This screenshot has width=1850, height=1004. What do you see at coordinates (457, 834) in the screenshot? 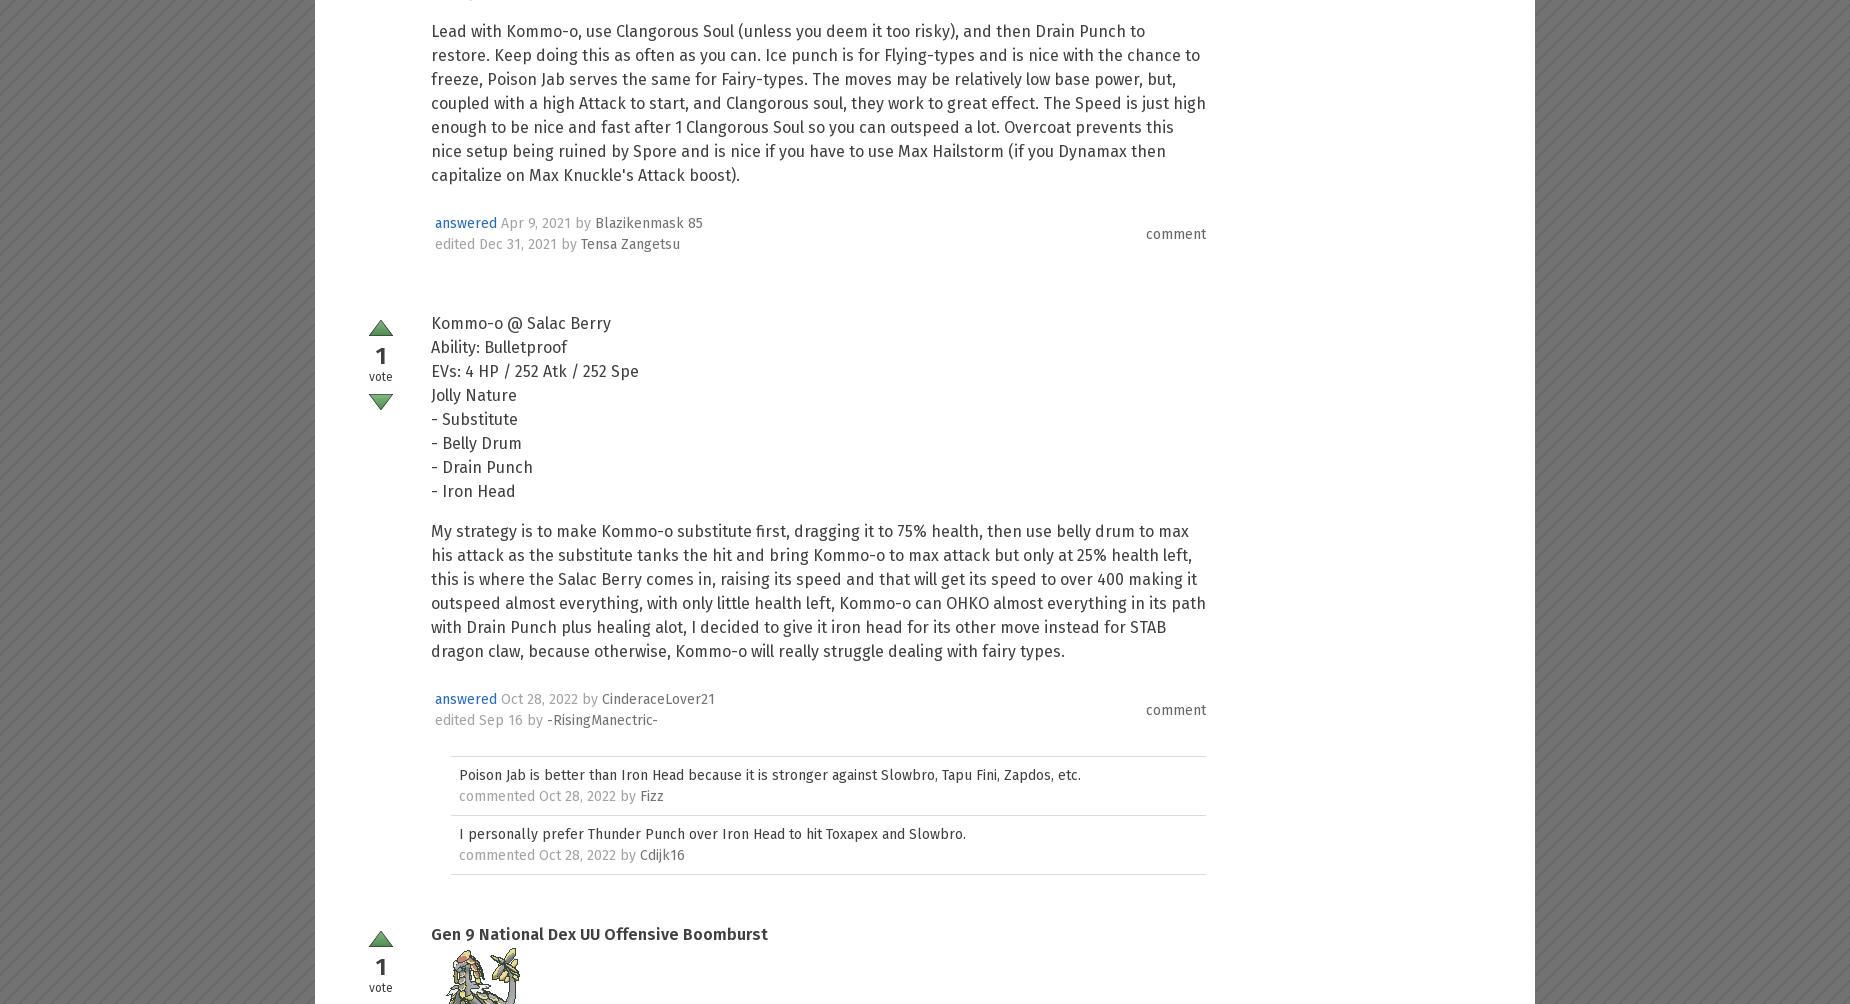
I see `'I personally prefer Thunder Punch over Iron Head to hit Toxapex and Slowbro.'` at bounding box center [457, 834].